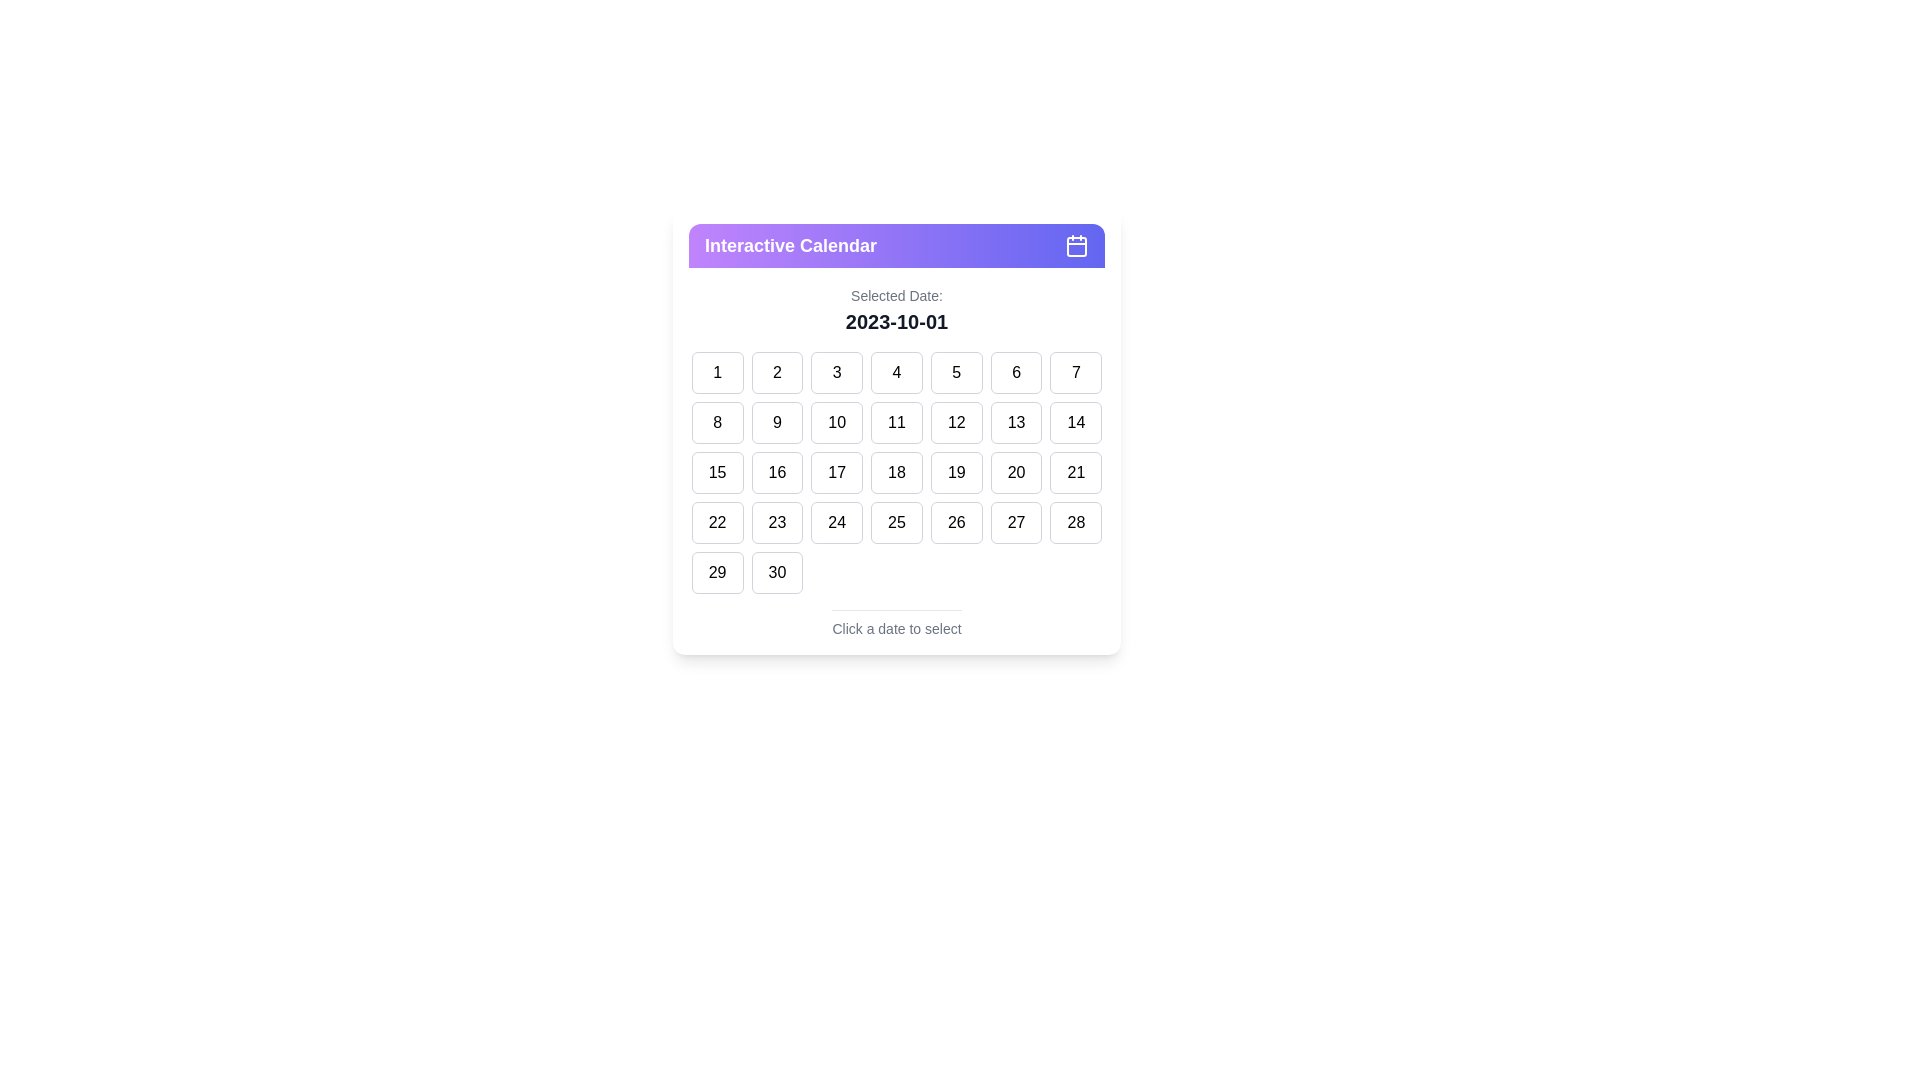 The width and height of the screenshot is (1920, 1080). I want to click on the square button with rounded corners displaying '18', so click(896, 473).